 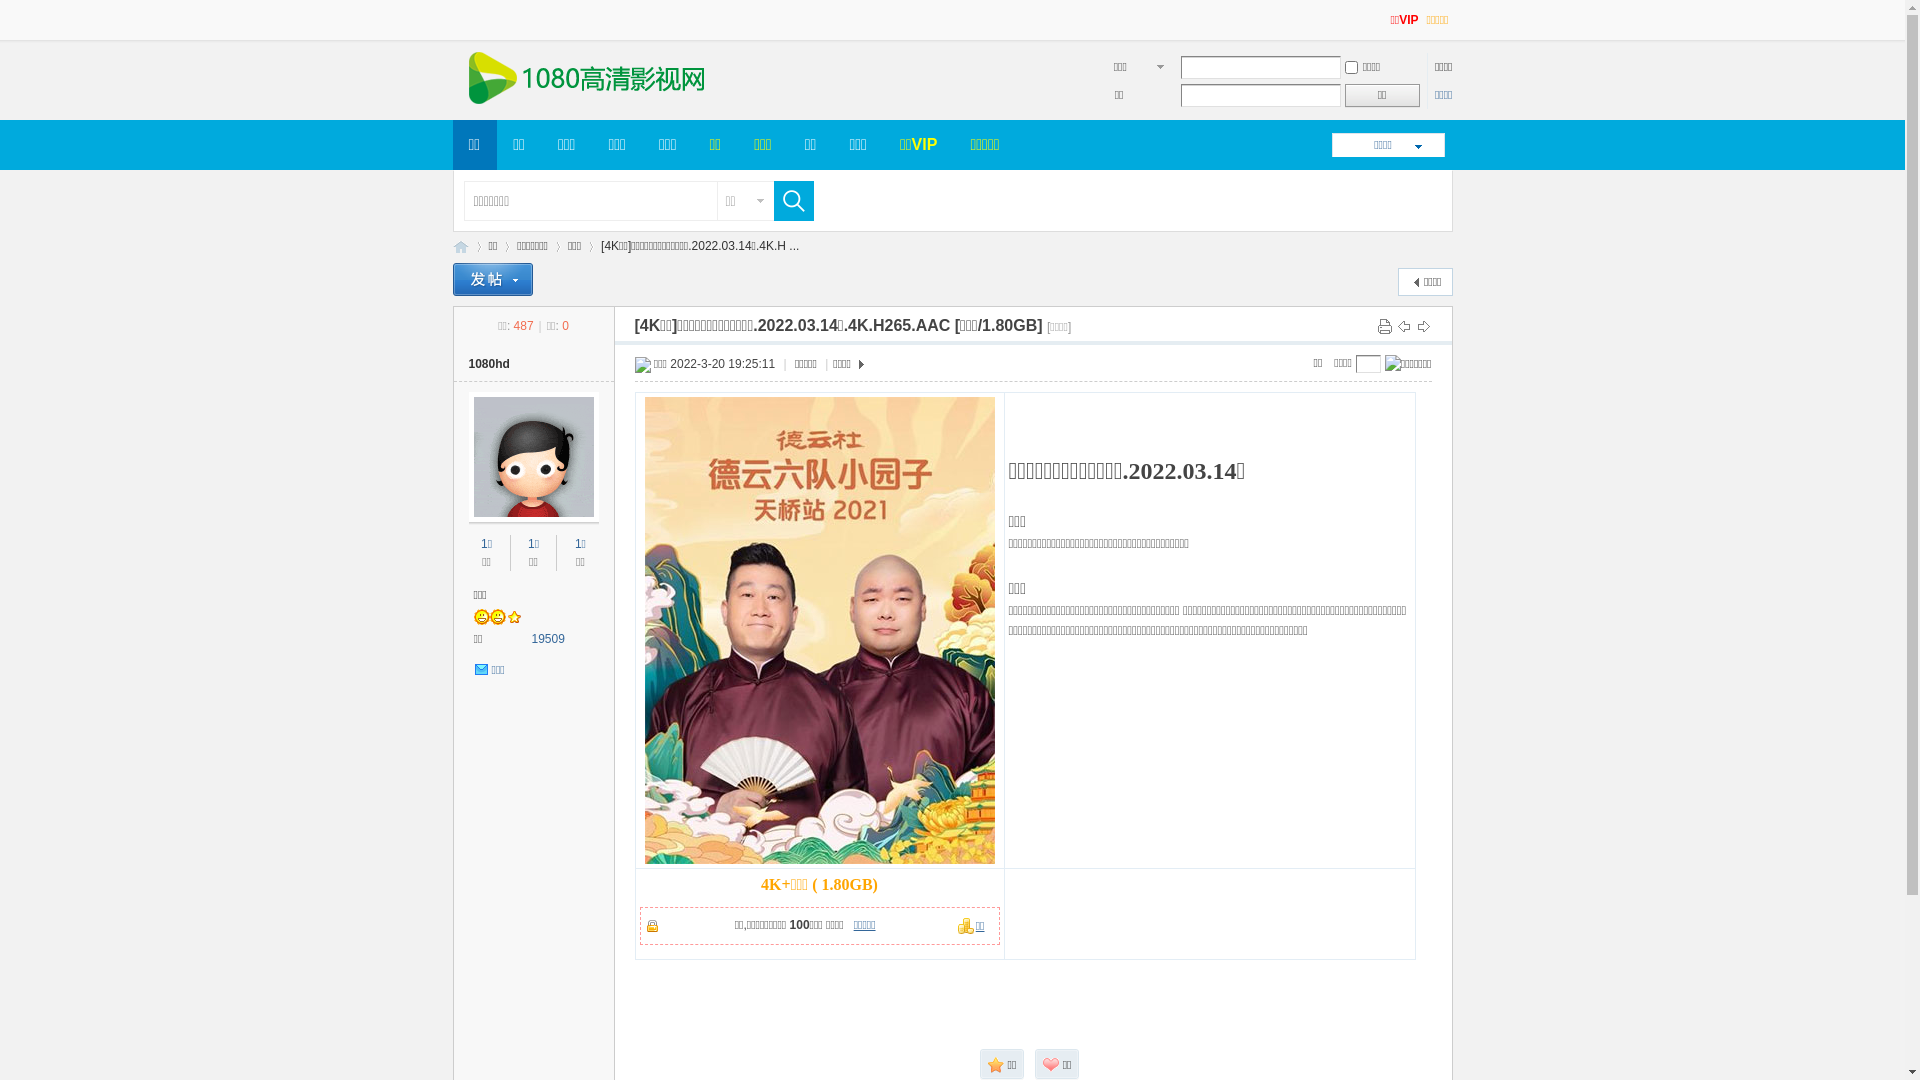 I want to click on 'true', so click(x=786, y=200).